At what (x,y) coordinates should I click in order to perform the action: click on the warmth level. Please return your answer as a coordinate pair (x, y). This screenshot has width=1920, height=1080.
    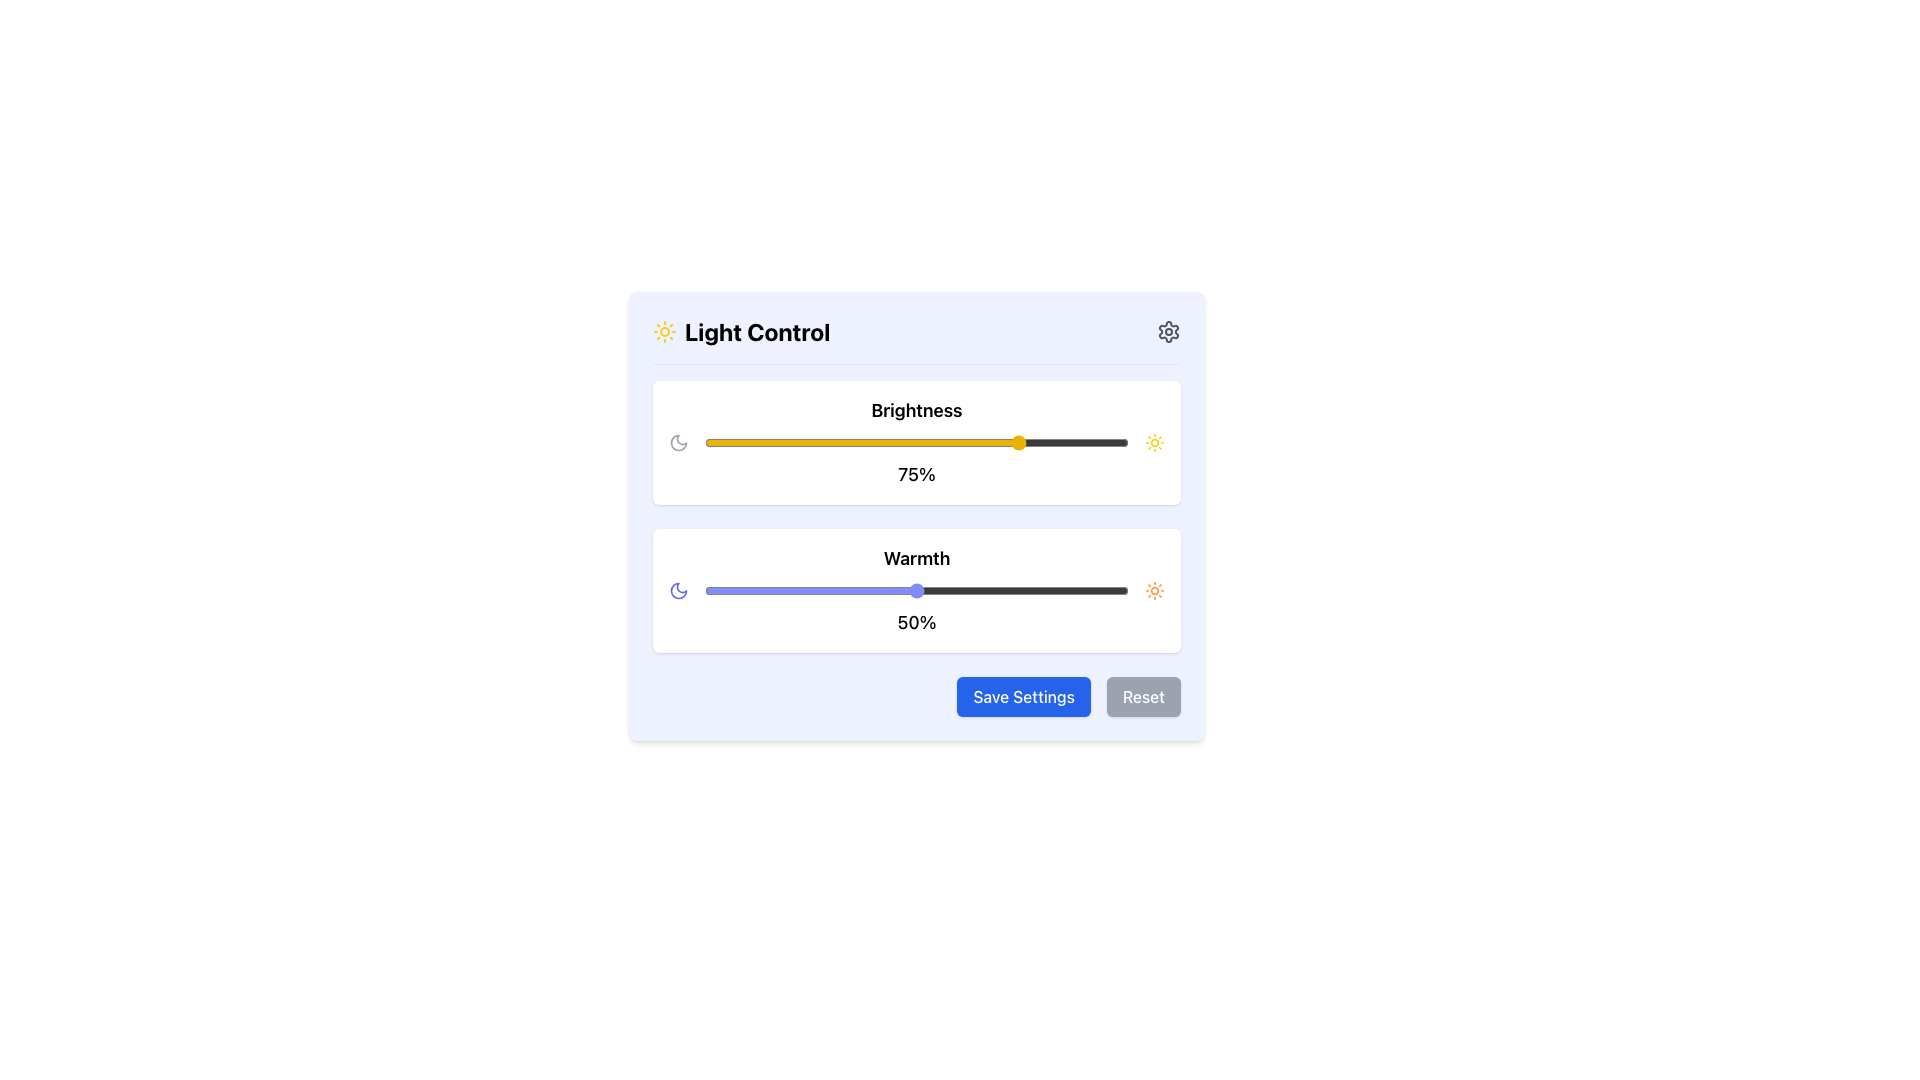
    Looking at the image, I should click on (1072, 589).